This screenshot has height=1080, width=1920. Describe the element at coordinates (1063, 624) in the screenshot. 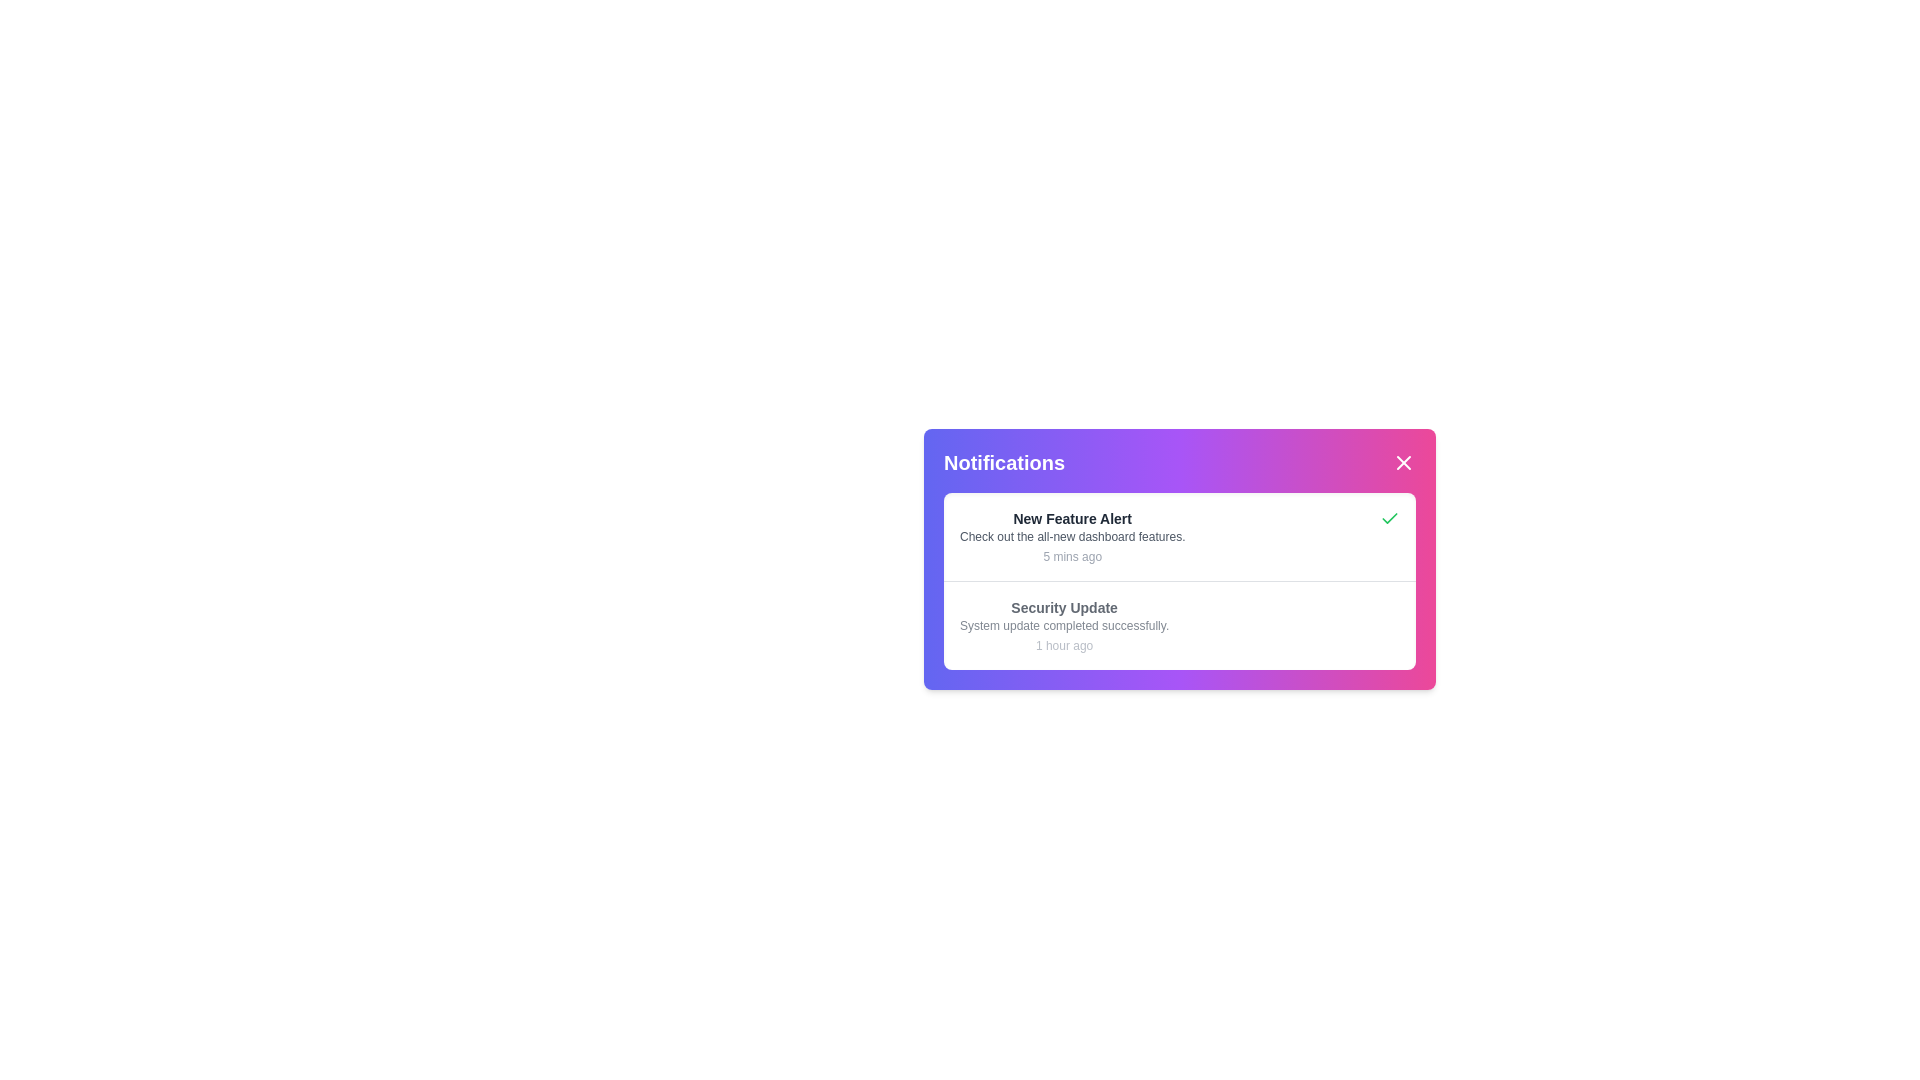

I see `the text label that reads 'System update completed successfully.', which is styled with a small font size and light gray color, located below the bold title 'Security Update'` at that location.